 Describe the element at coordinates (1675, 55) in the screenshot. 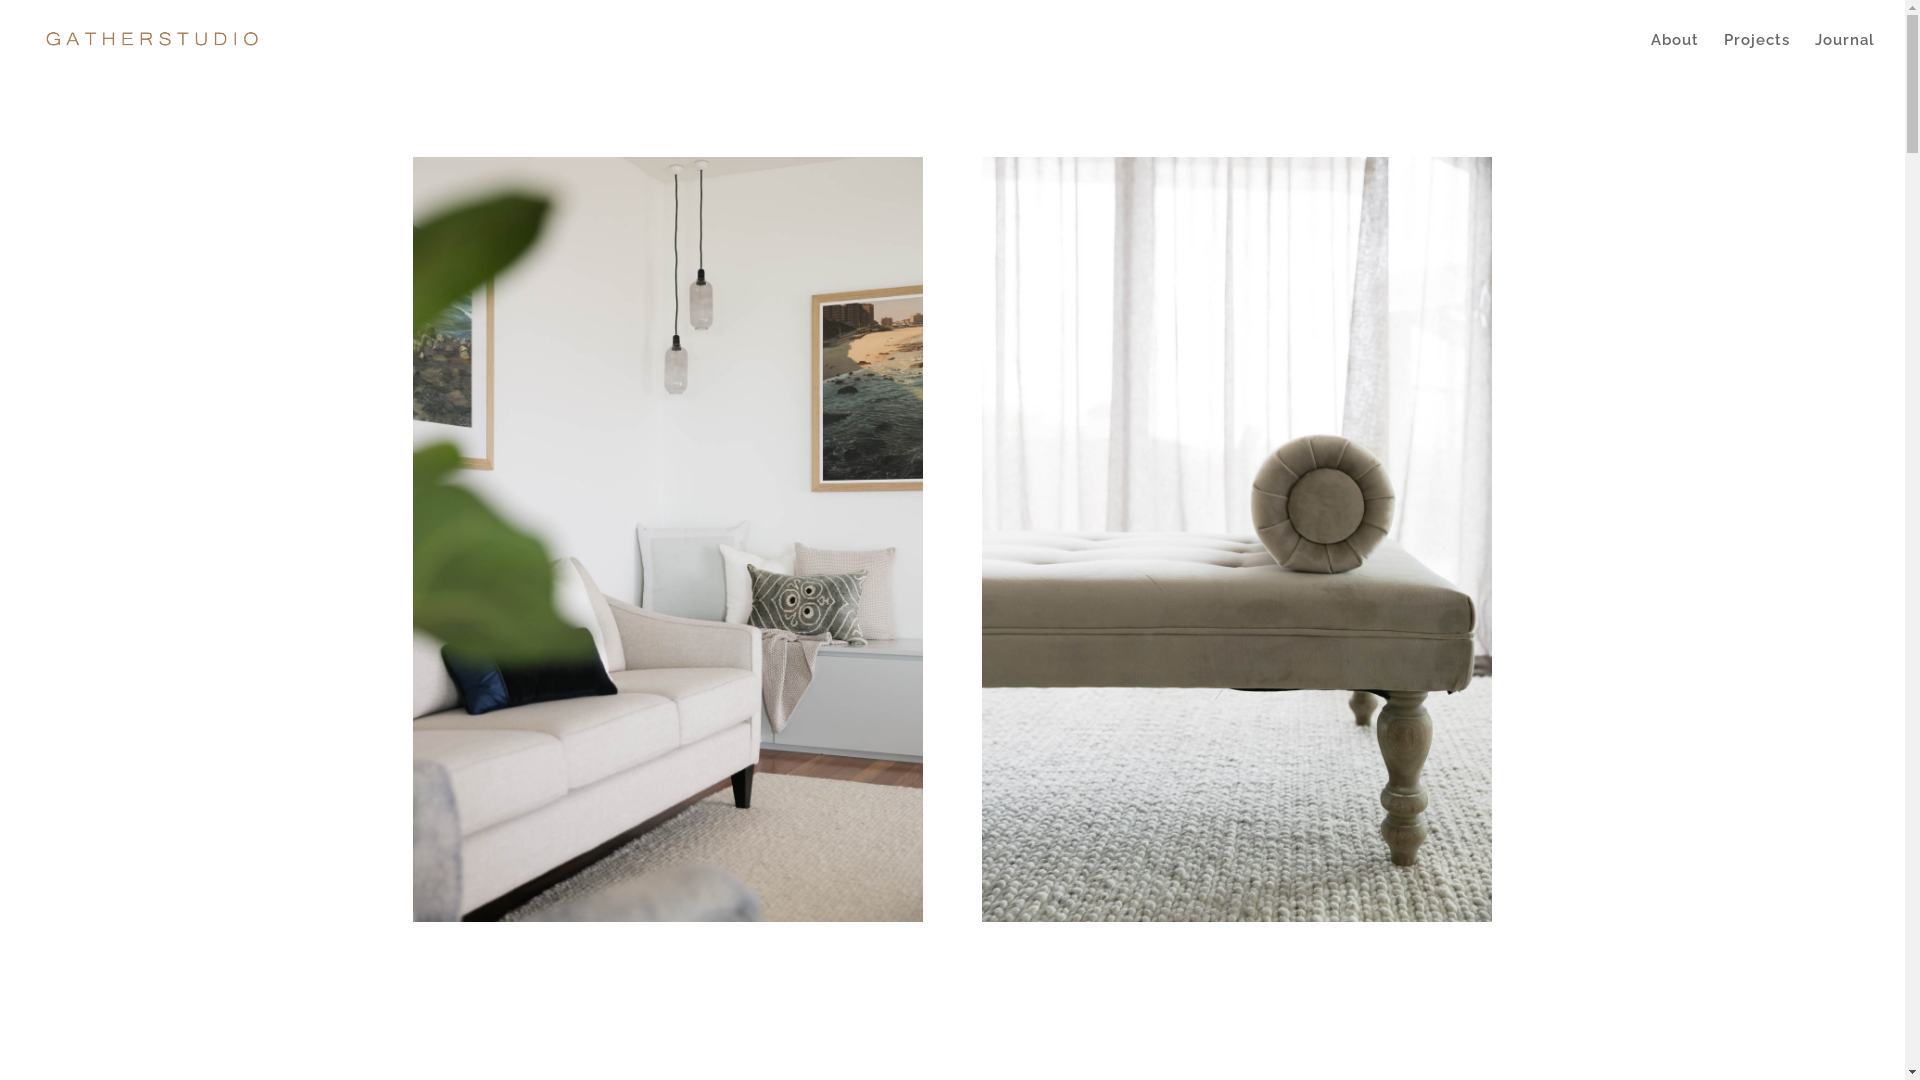

I see `'About'` at that location.